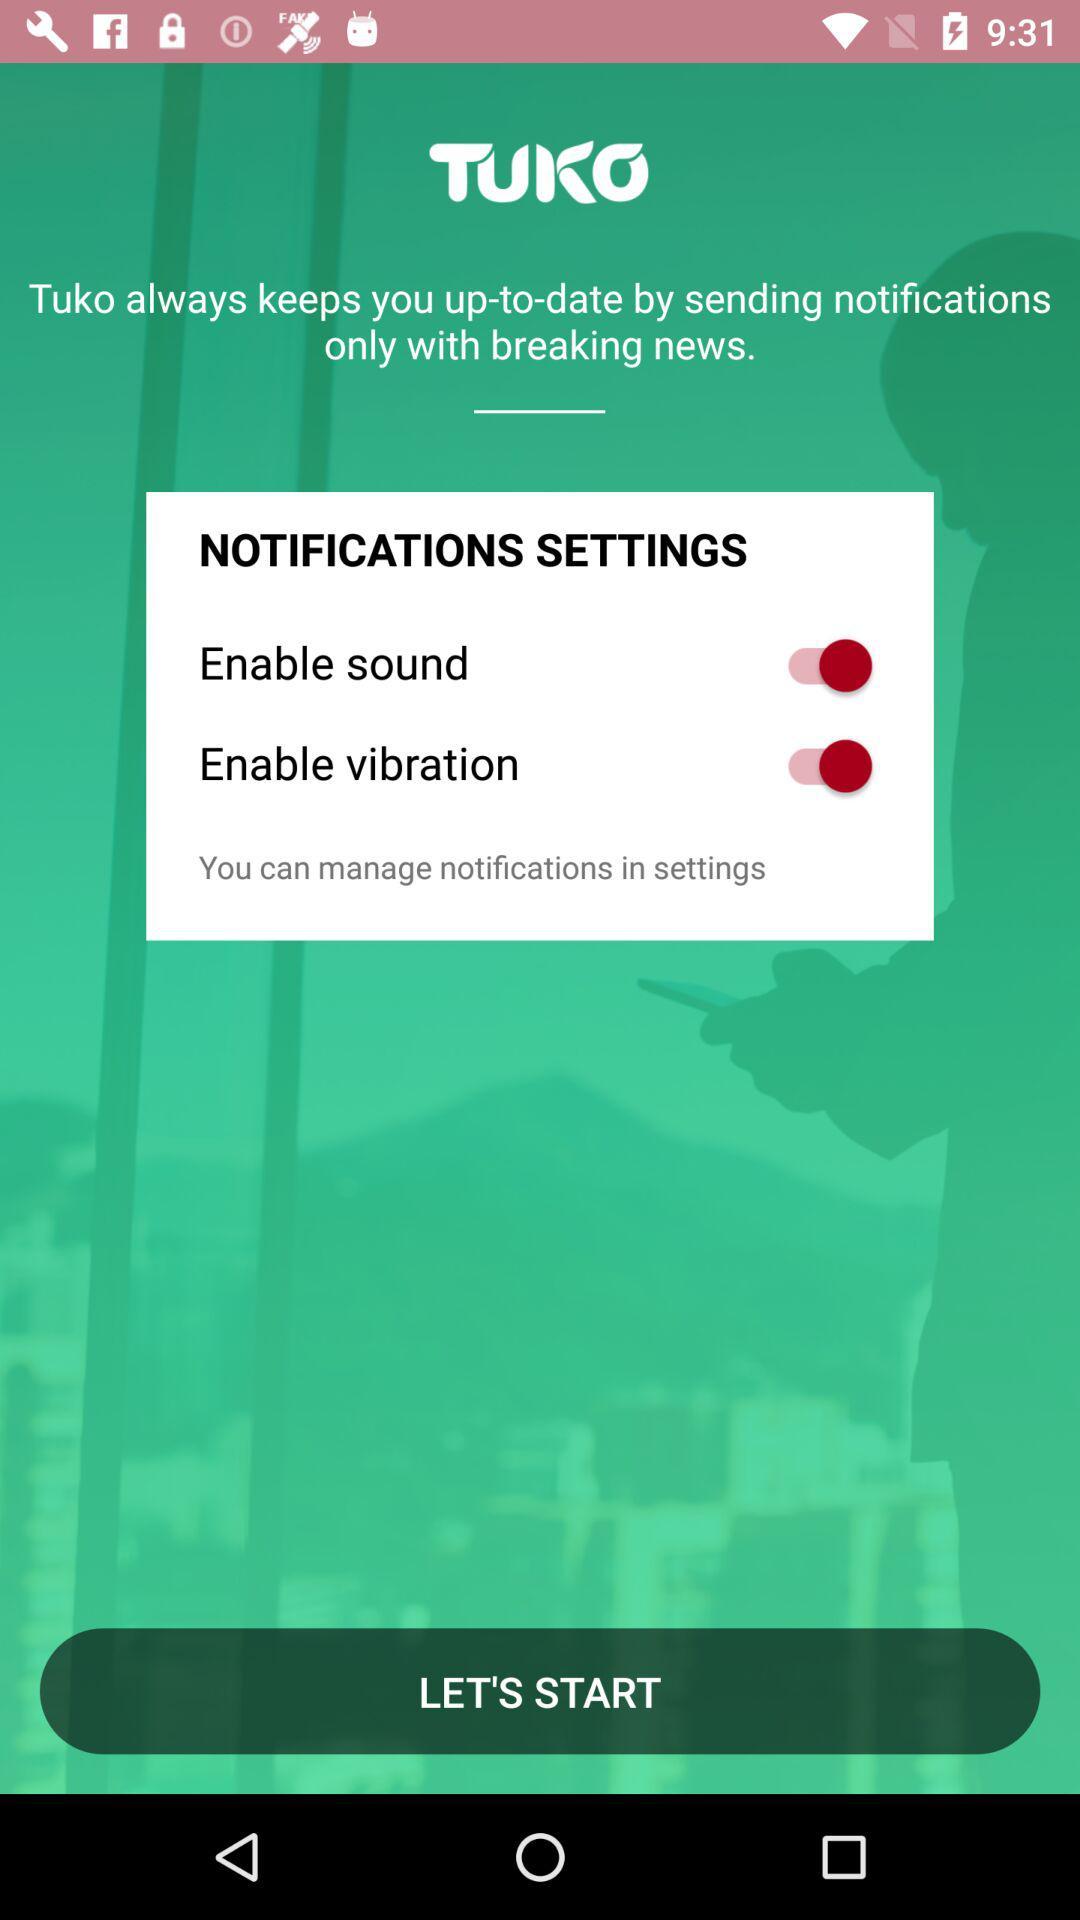 This screenshot has width=1080, height=1920. What do you see at coordinates (819, 665) in the screenshot?
I see `unselect the sound` at bounding box center [819, 665].